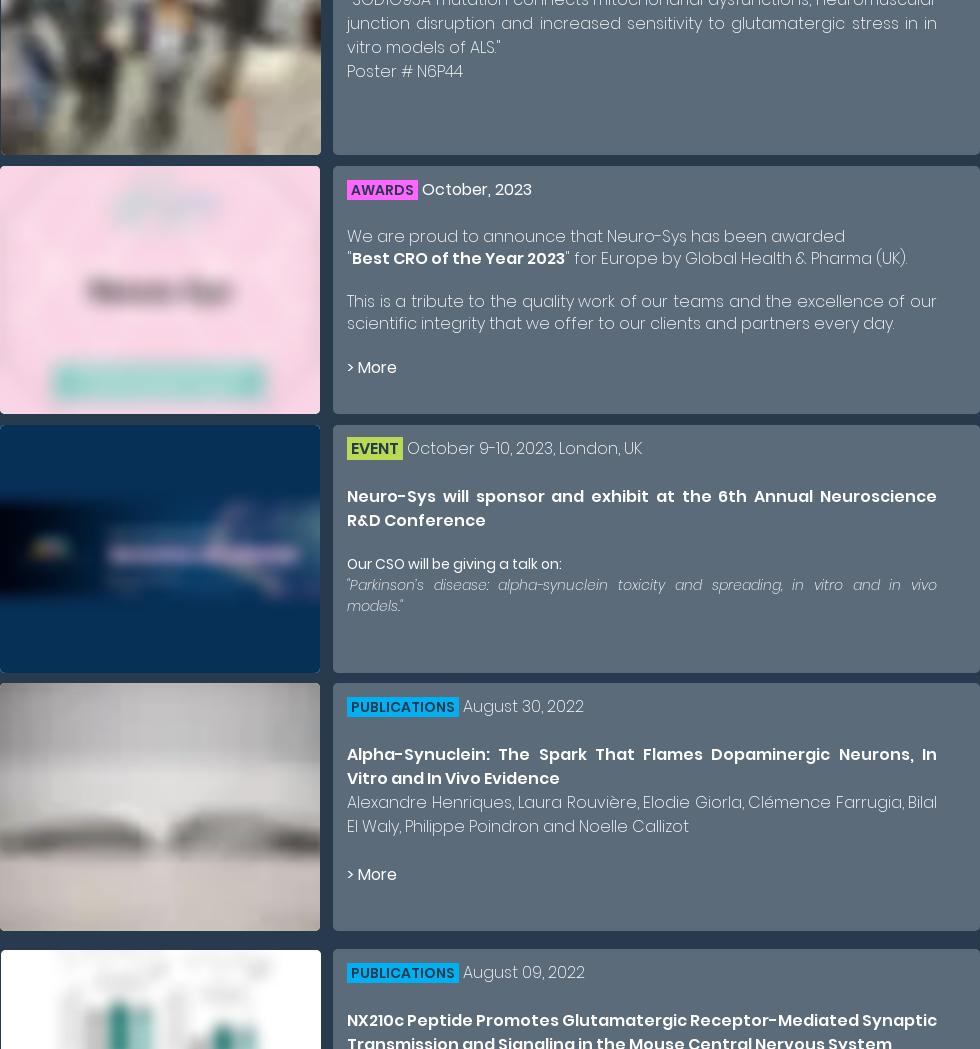  I want to click on 'AWARDS', so click(351, 188).